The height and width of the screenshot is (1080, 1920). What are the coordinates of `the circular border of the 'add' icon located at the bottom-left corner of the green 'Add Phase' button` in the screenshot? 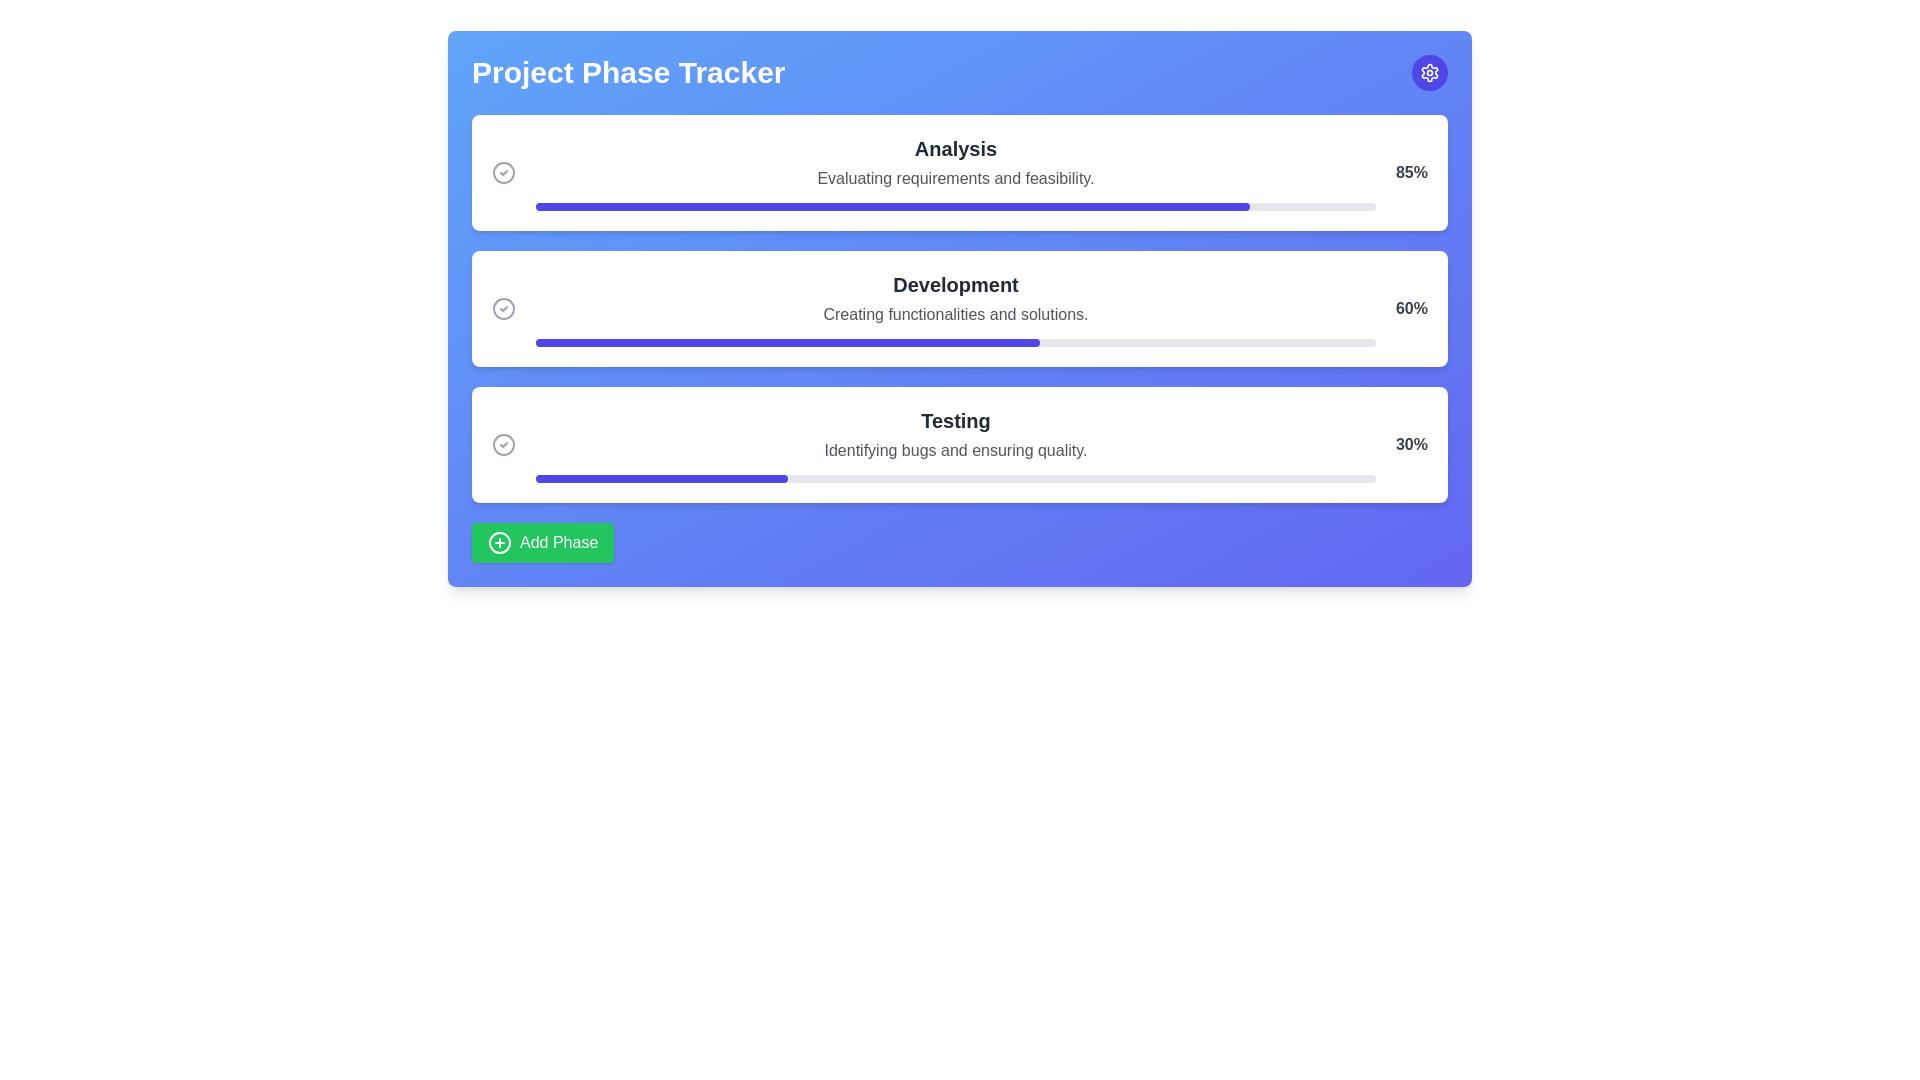 It's located at (499, 543).